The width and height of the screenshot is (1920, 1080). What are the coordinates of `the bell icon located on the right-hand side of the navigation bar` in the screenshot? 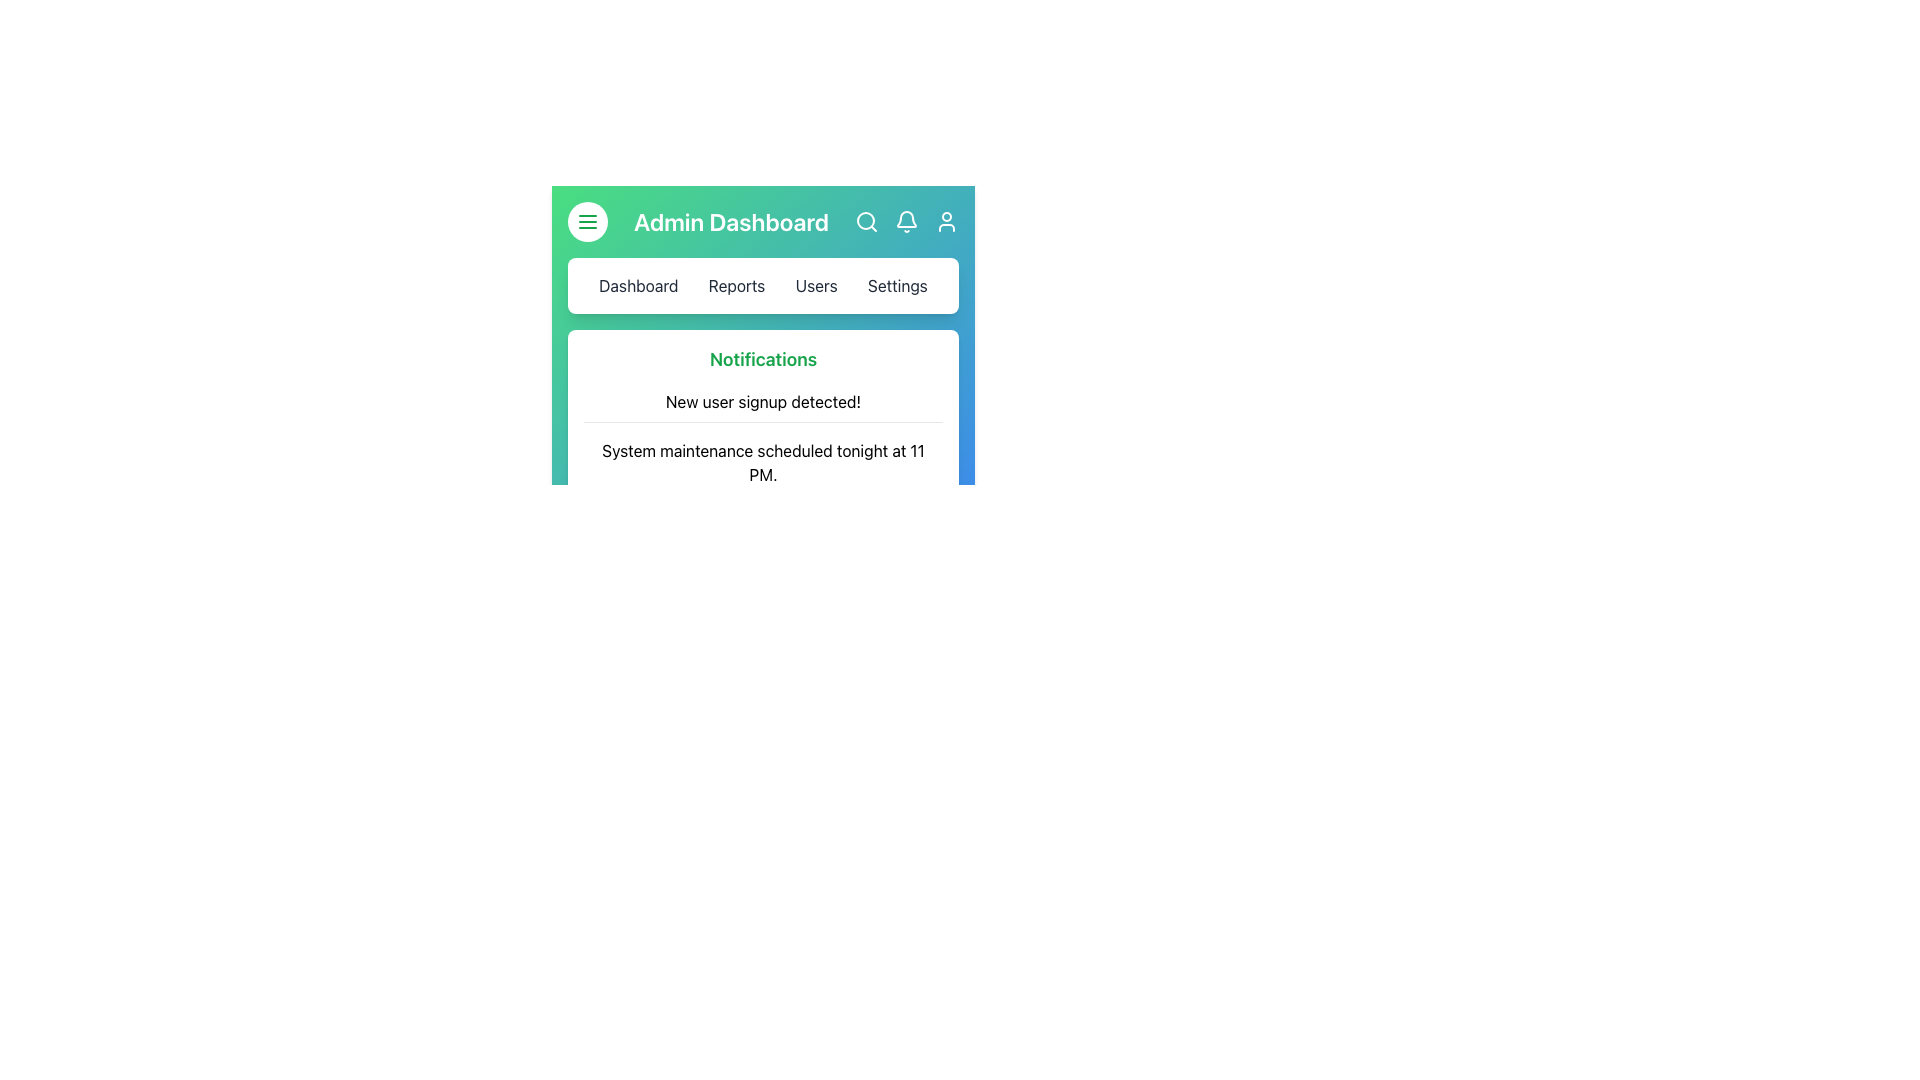 It's located at (906, 219).